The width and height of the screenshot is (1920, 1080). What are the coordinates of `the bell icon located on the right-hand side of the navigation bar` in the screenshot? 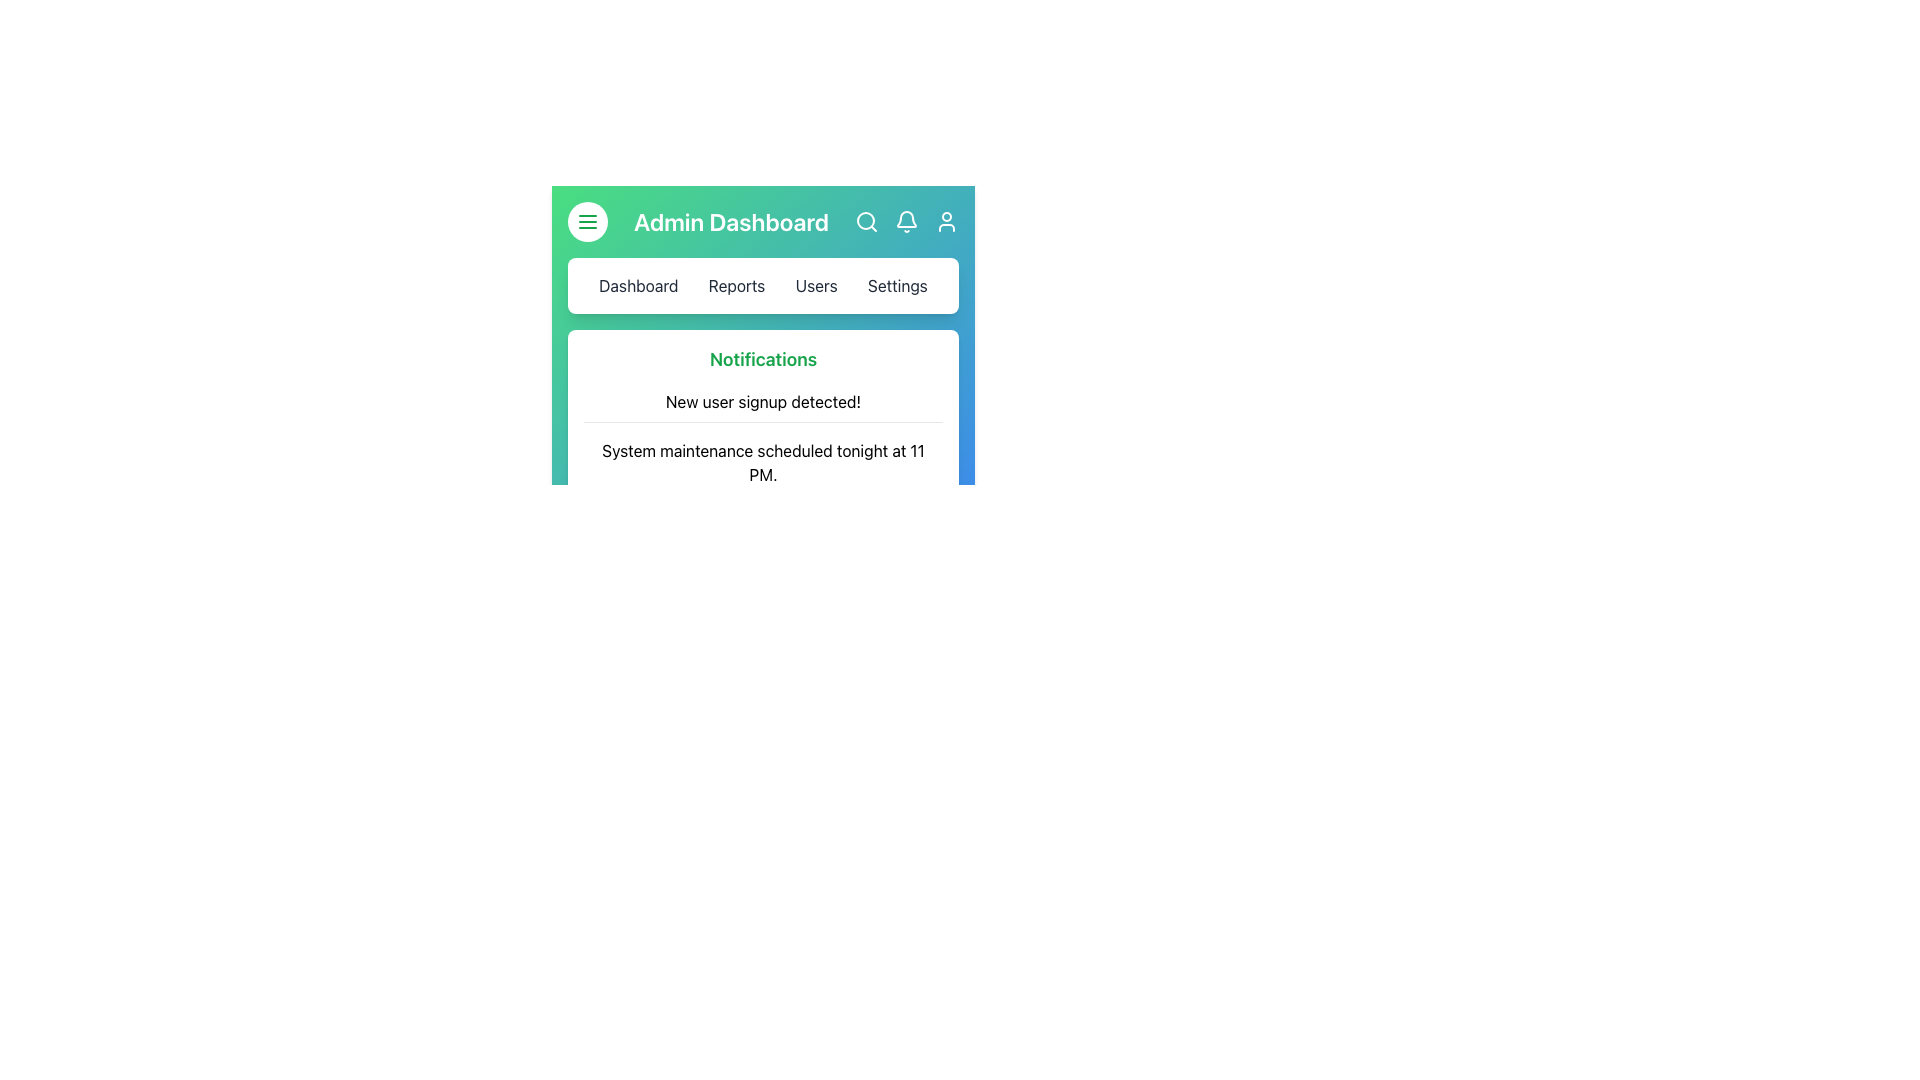 It's located at (906, 219).